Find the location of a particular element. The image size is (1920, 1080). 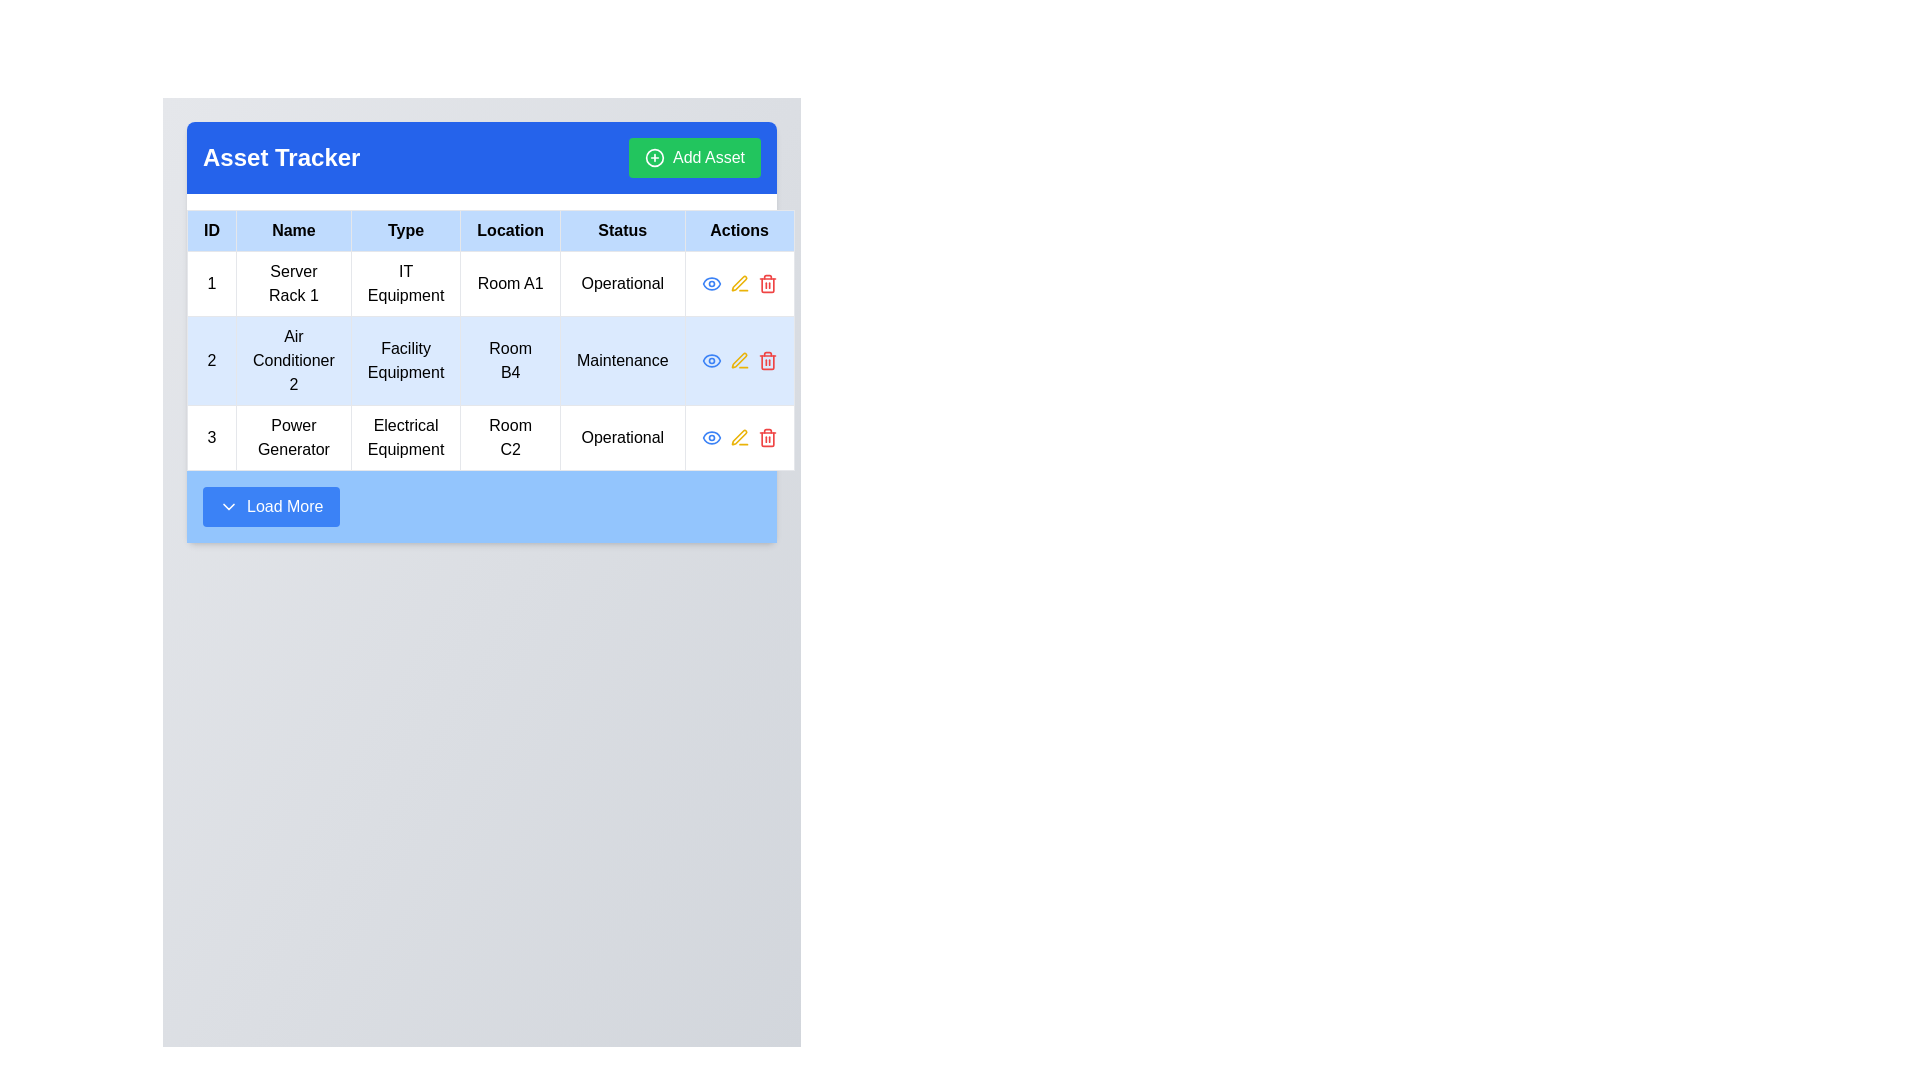

information displayed in the third row of the table, which includes the asset labeled 'Power Generator', its Type 'Electrical Equipment', located in 'Room C2', and its Status 'Operational' is located at coordinates (490, 437).